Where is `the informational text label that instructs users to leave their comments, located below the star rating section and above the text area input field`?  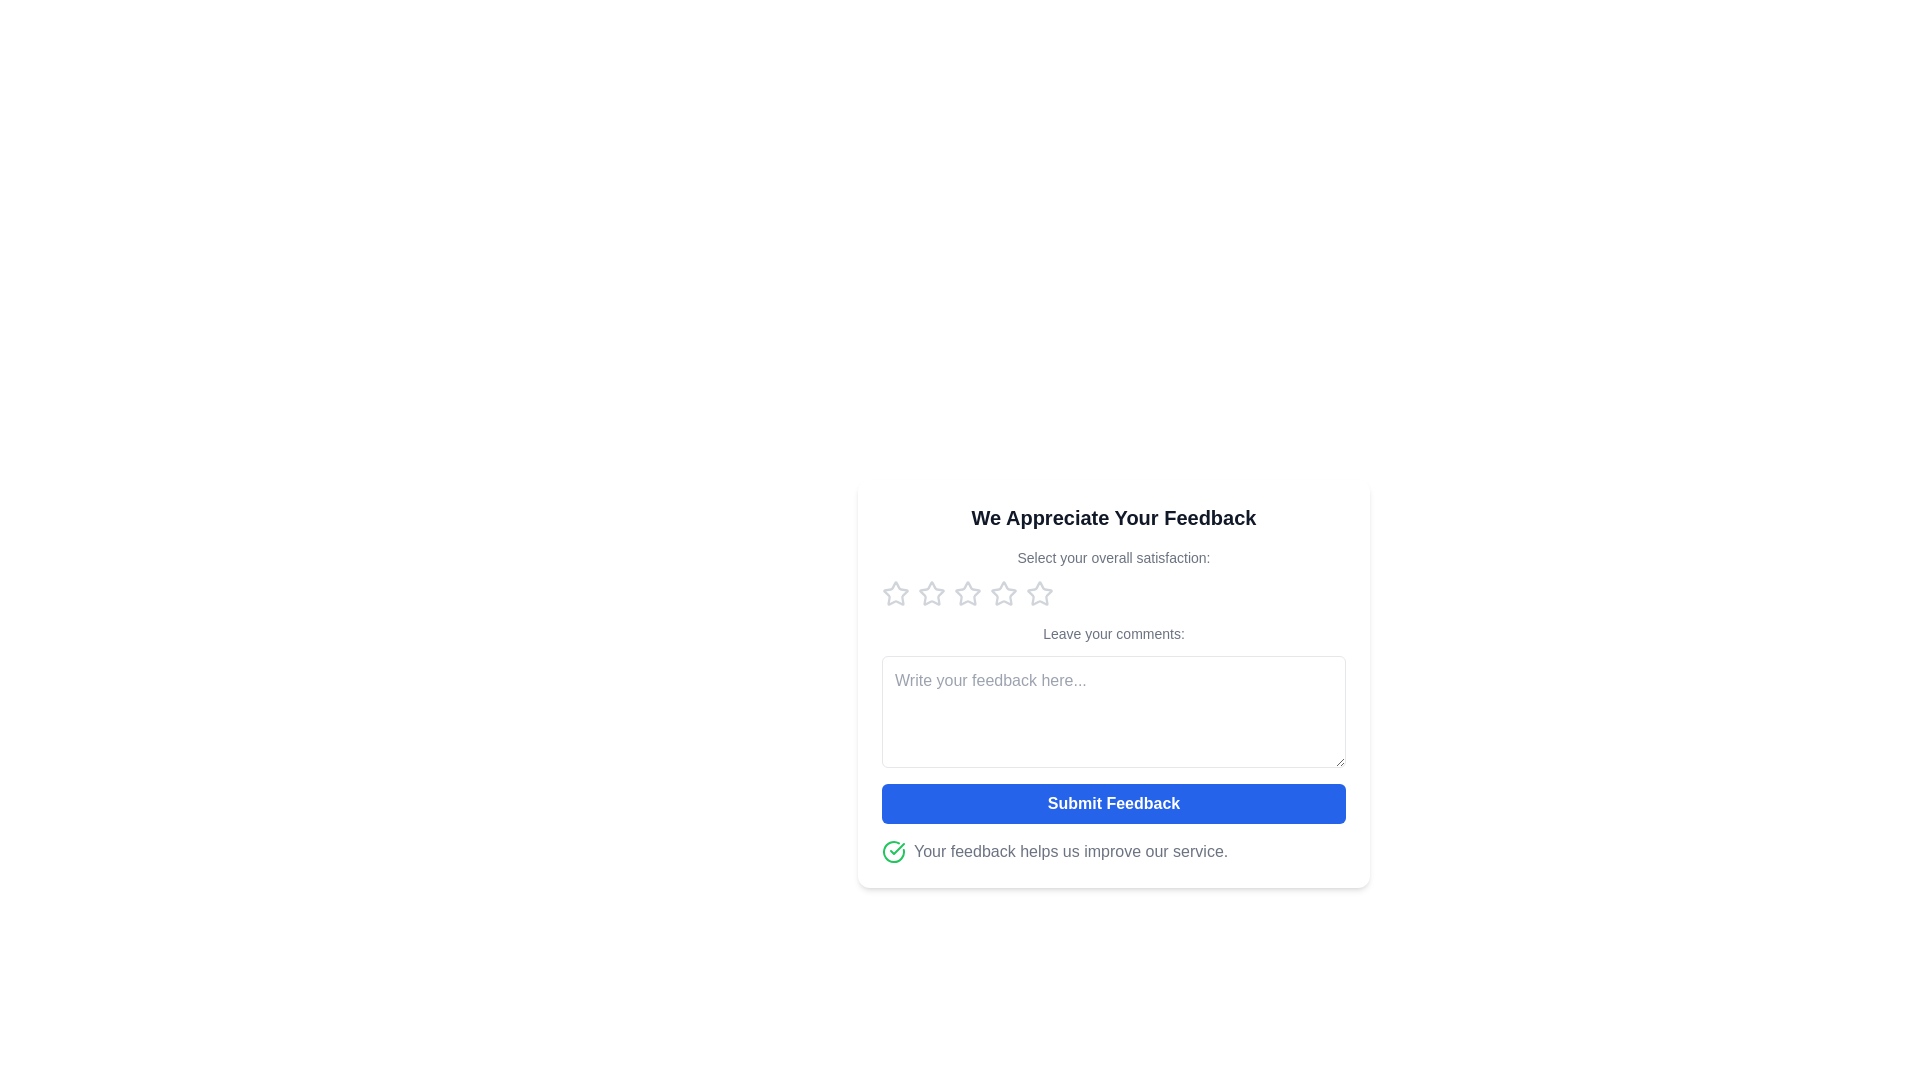
the informational text label that instructs users to leave their comments, located below the star rating section and above the text area input field is located at coordinates (1112, 633).